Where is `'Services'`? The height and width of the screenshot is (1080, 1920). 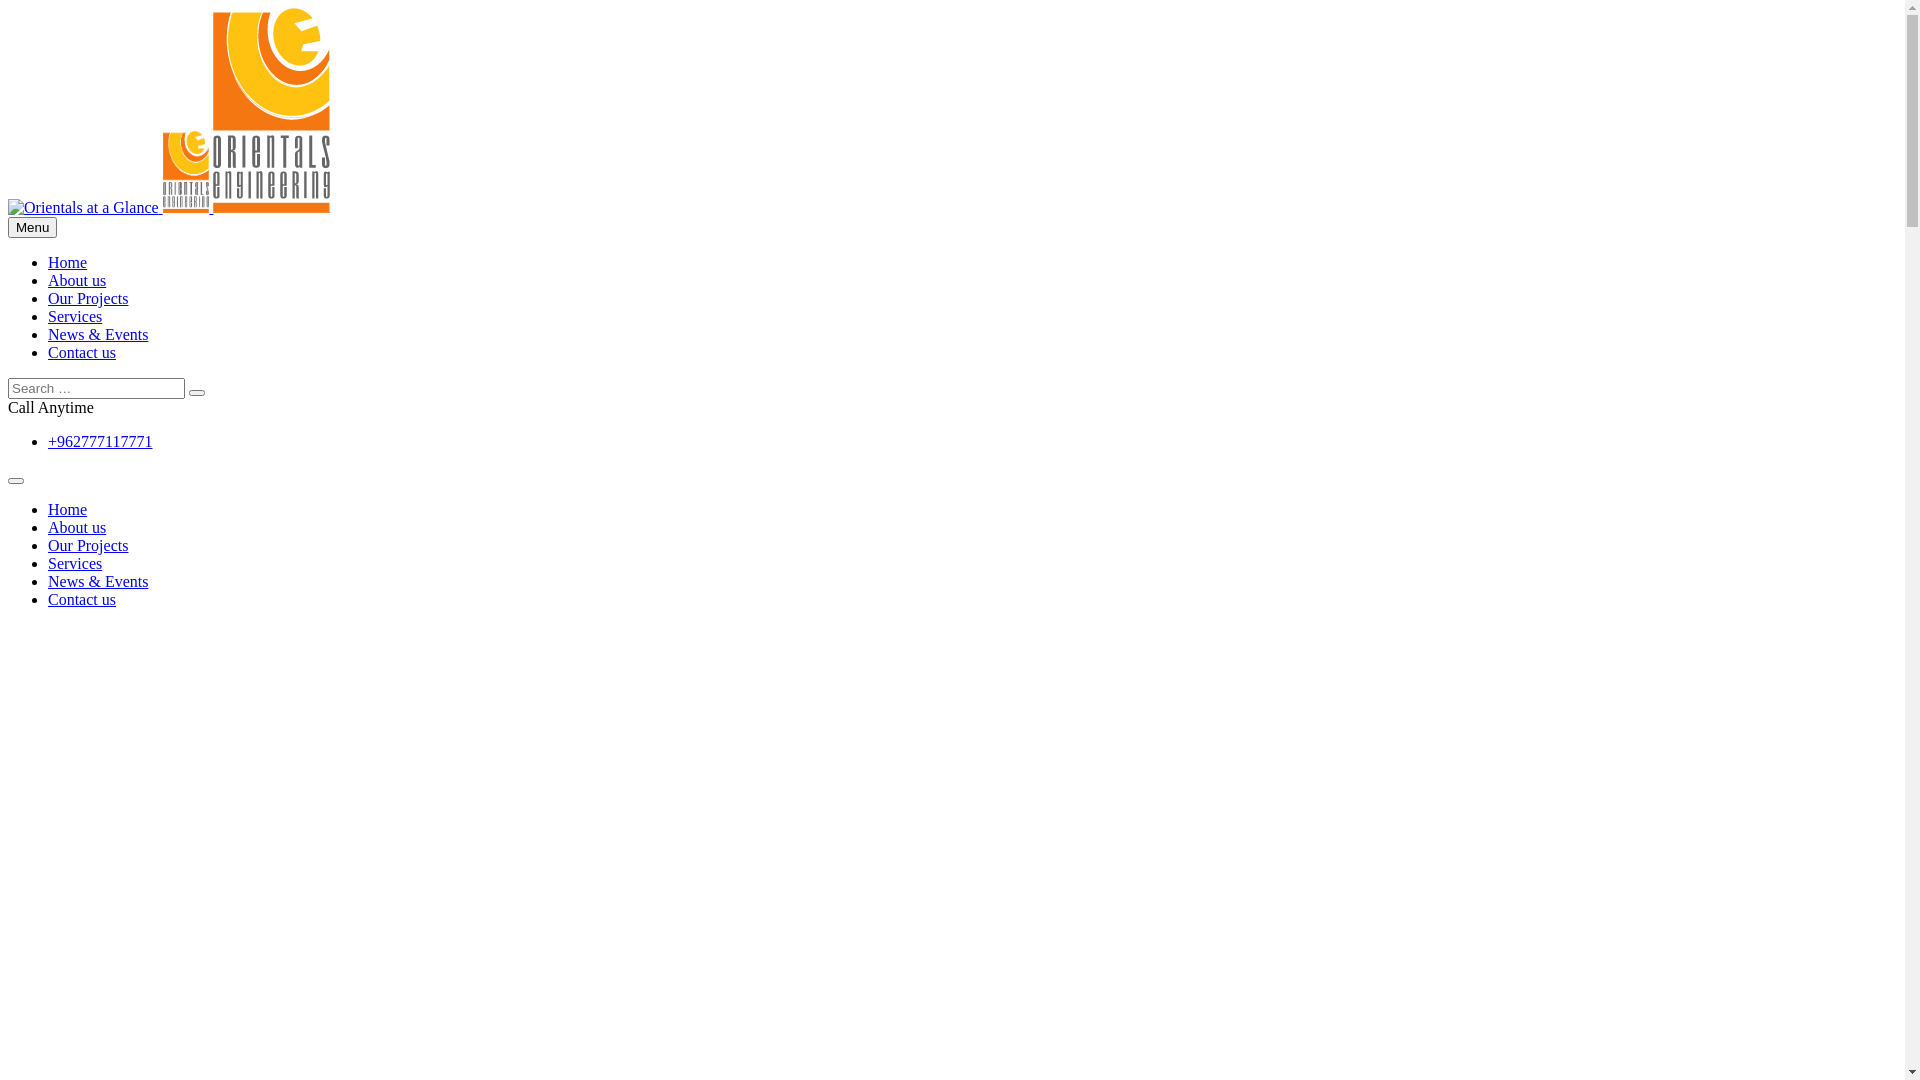
'Services' is located at coordinates (75, 563).